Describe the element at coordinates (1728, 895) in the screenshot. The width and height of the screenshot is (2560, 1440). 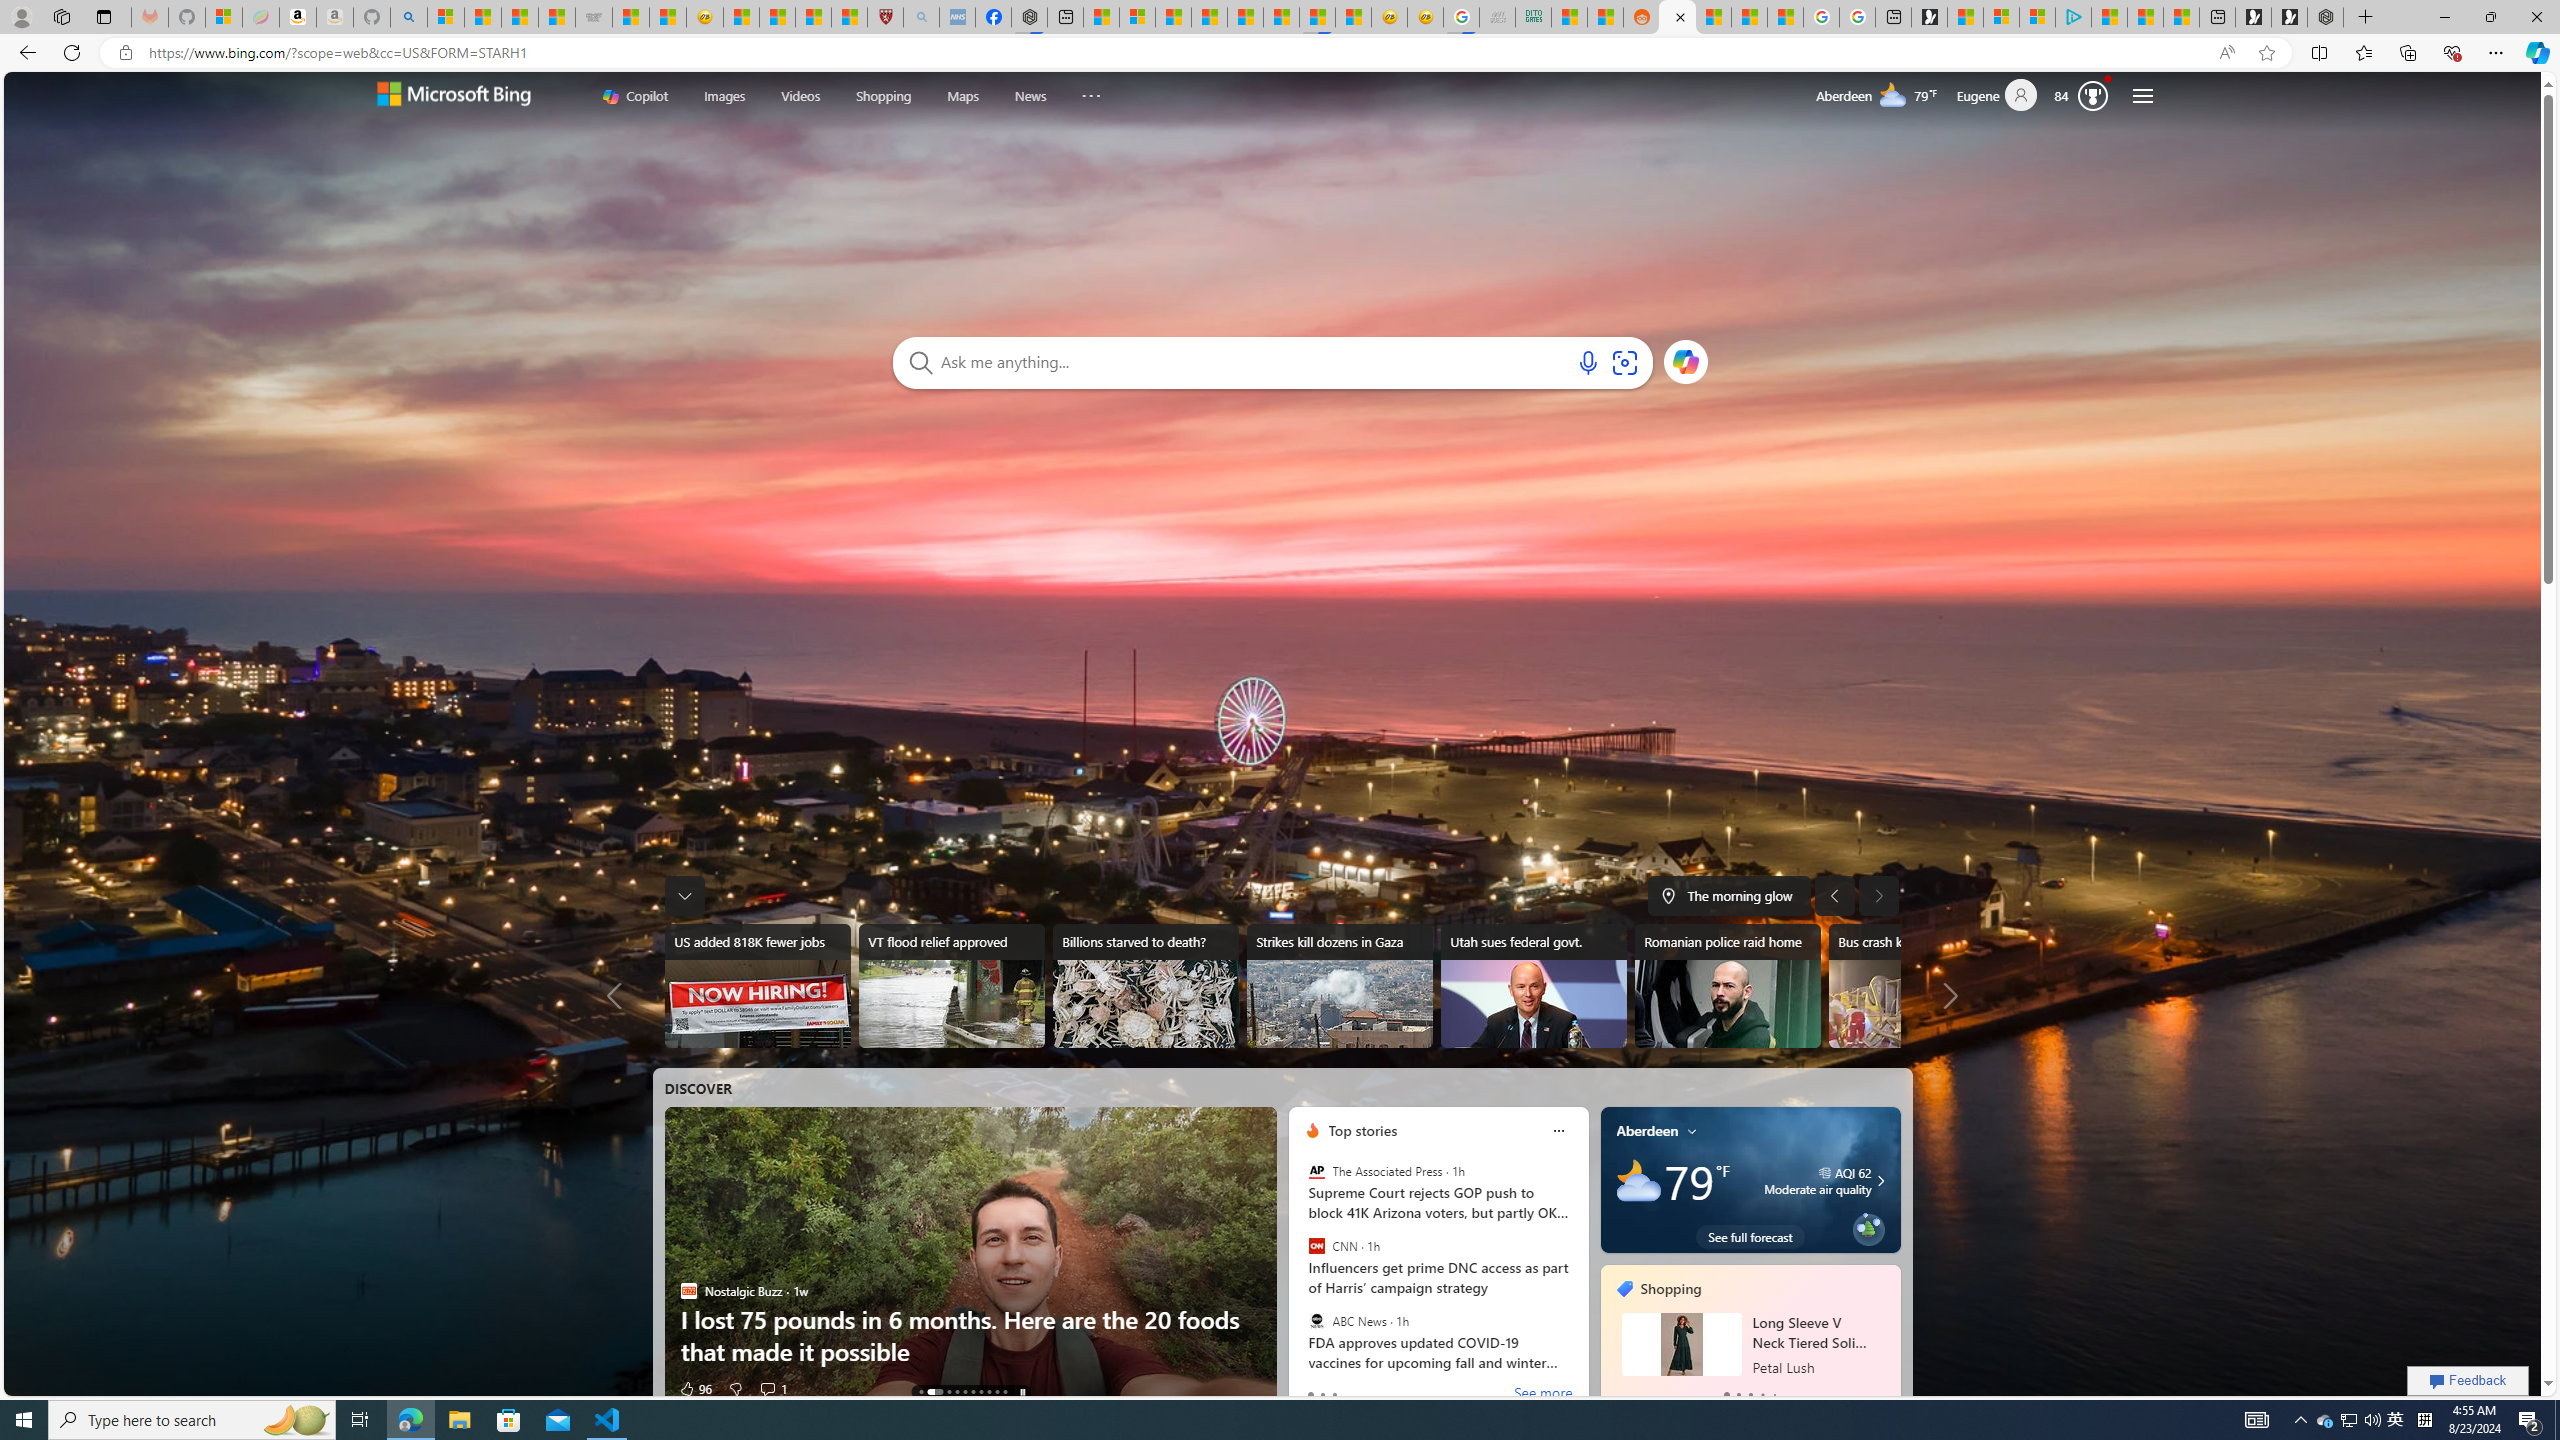
I see `'The morning glow'` at that location.